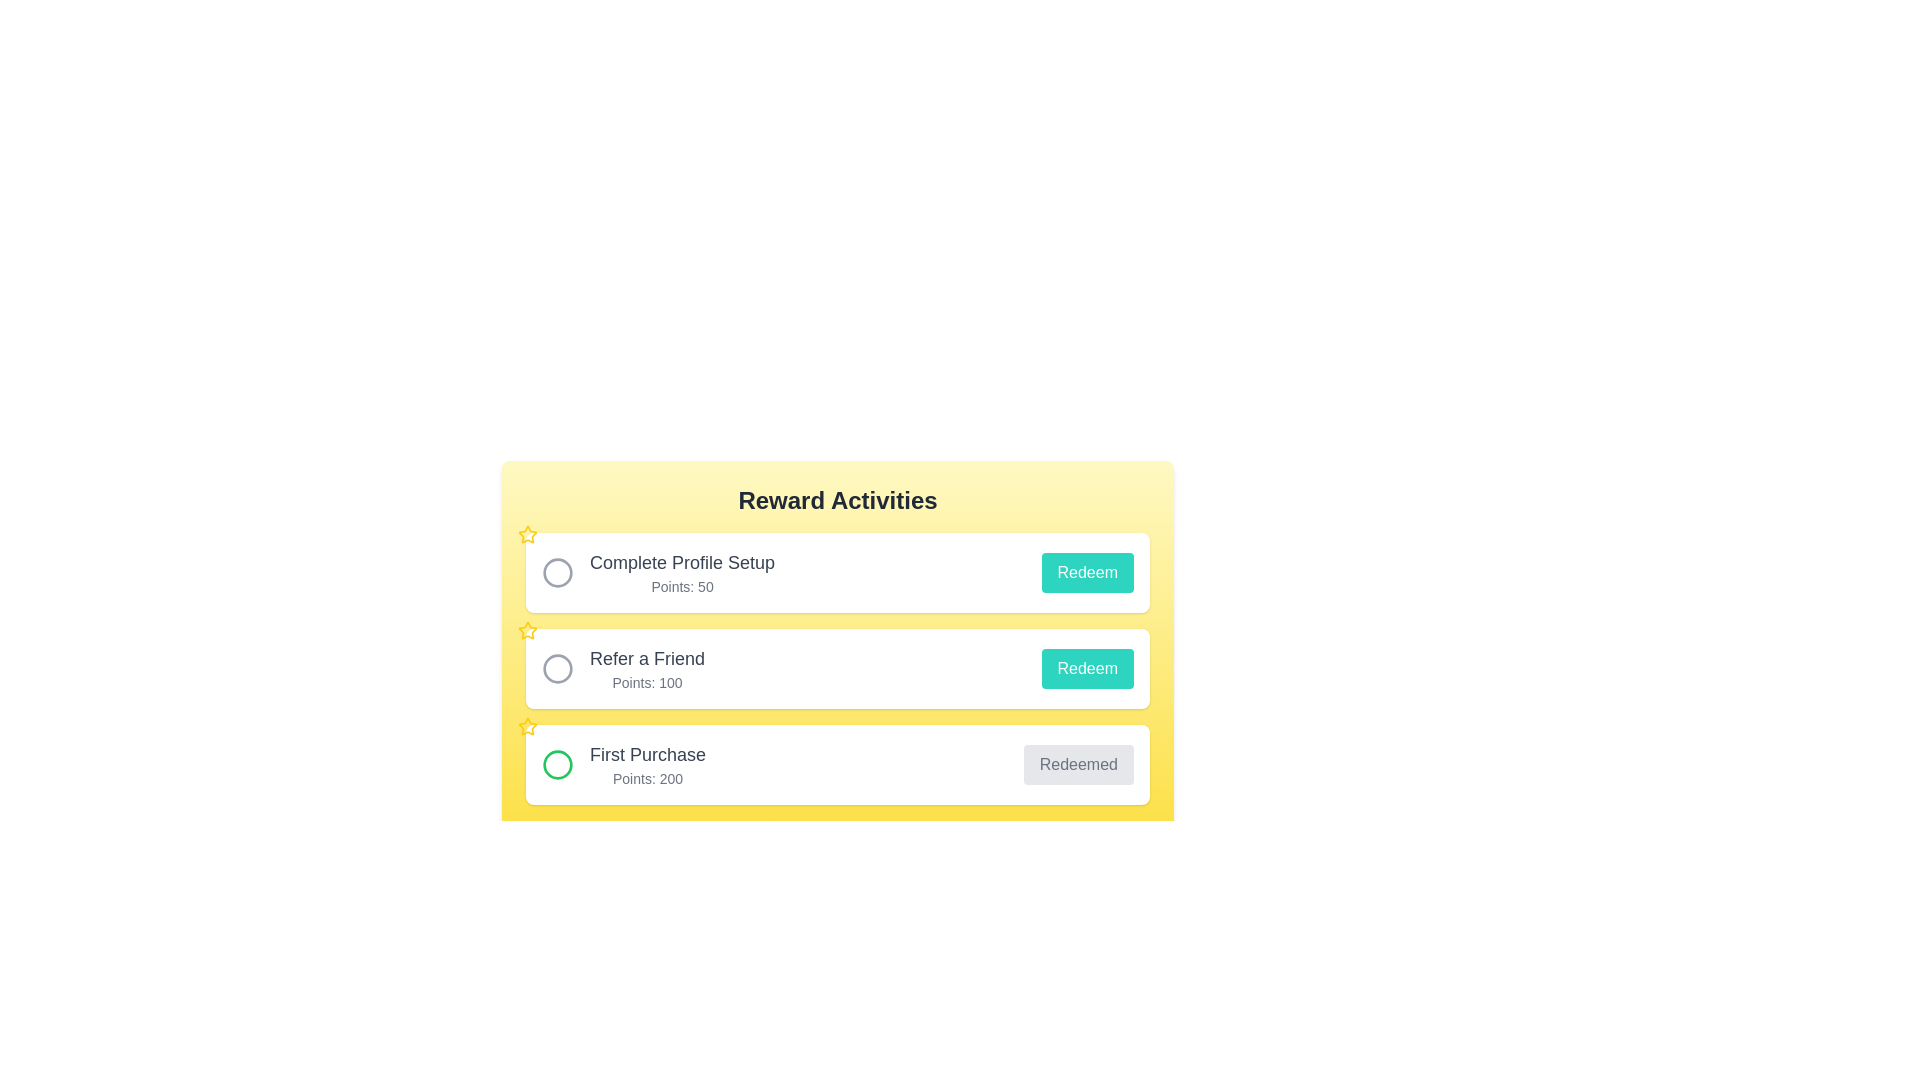  Describe the element at coordinates (1086, 573) in the screenshot. I see `'Redeem' button for the reward titled 'Complete Profile Setup'` at that location.